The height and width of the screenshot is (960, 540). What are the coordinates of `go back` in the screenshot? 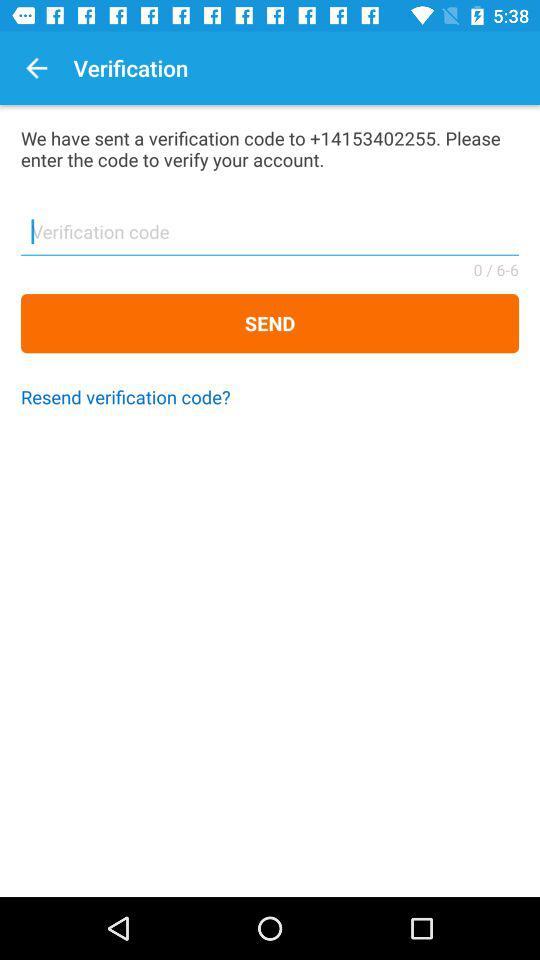 It's located at (36, 68).